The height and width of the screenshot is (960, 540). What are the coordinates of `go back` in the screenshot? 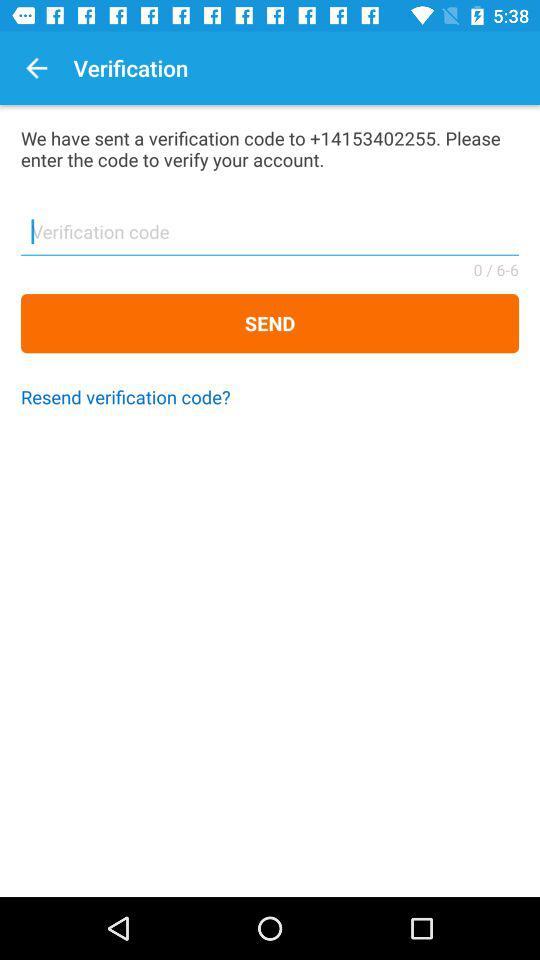 It's located at (36, 68).